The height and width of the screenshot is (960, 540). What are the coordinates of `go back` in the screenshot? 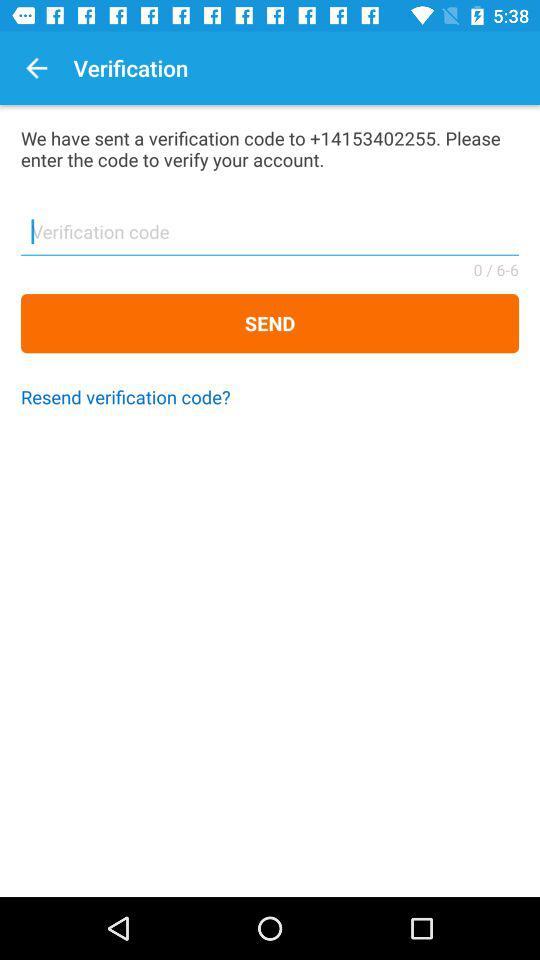 It's located at (36, 68).